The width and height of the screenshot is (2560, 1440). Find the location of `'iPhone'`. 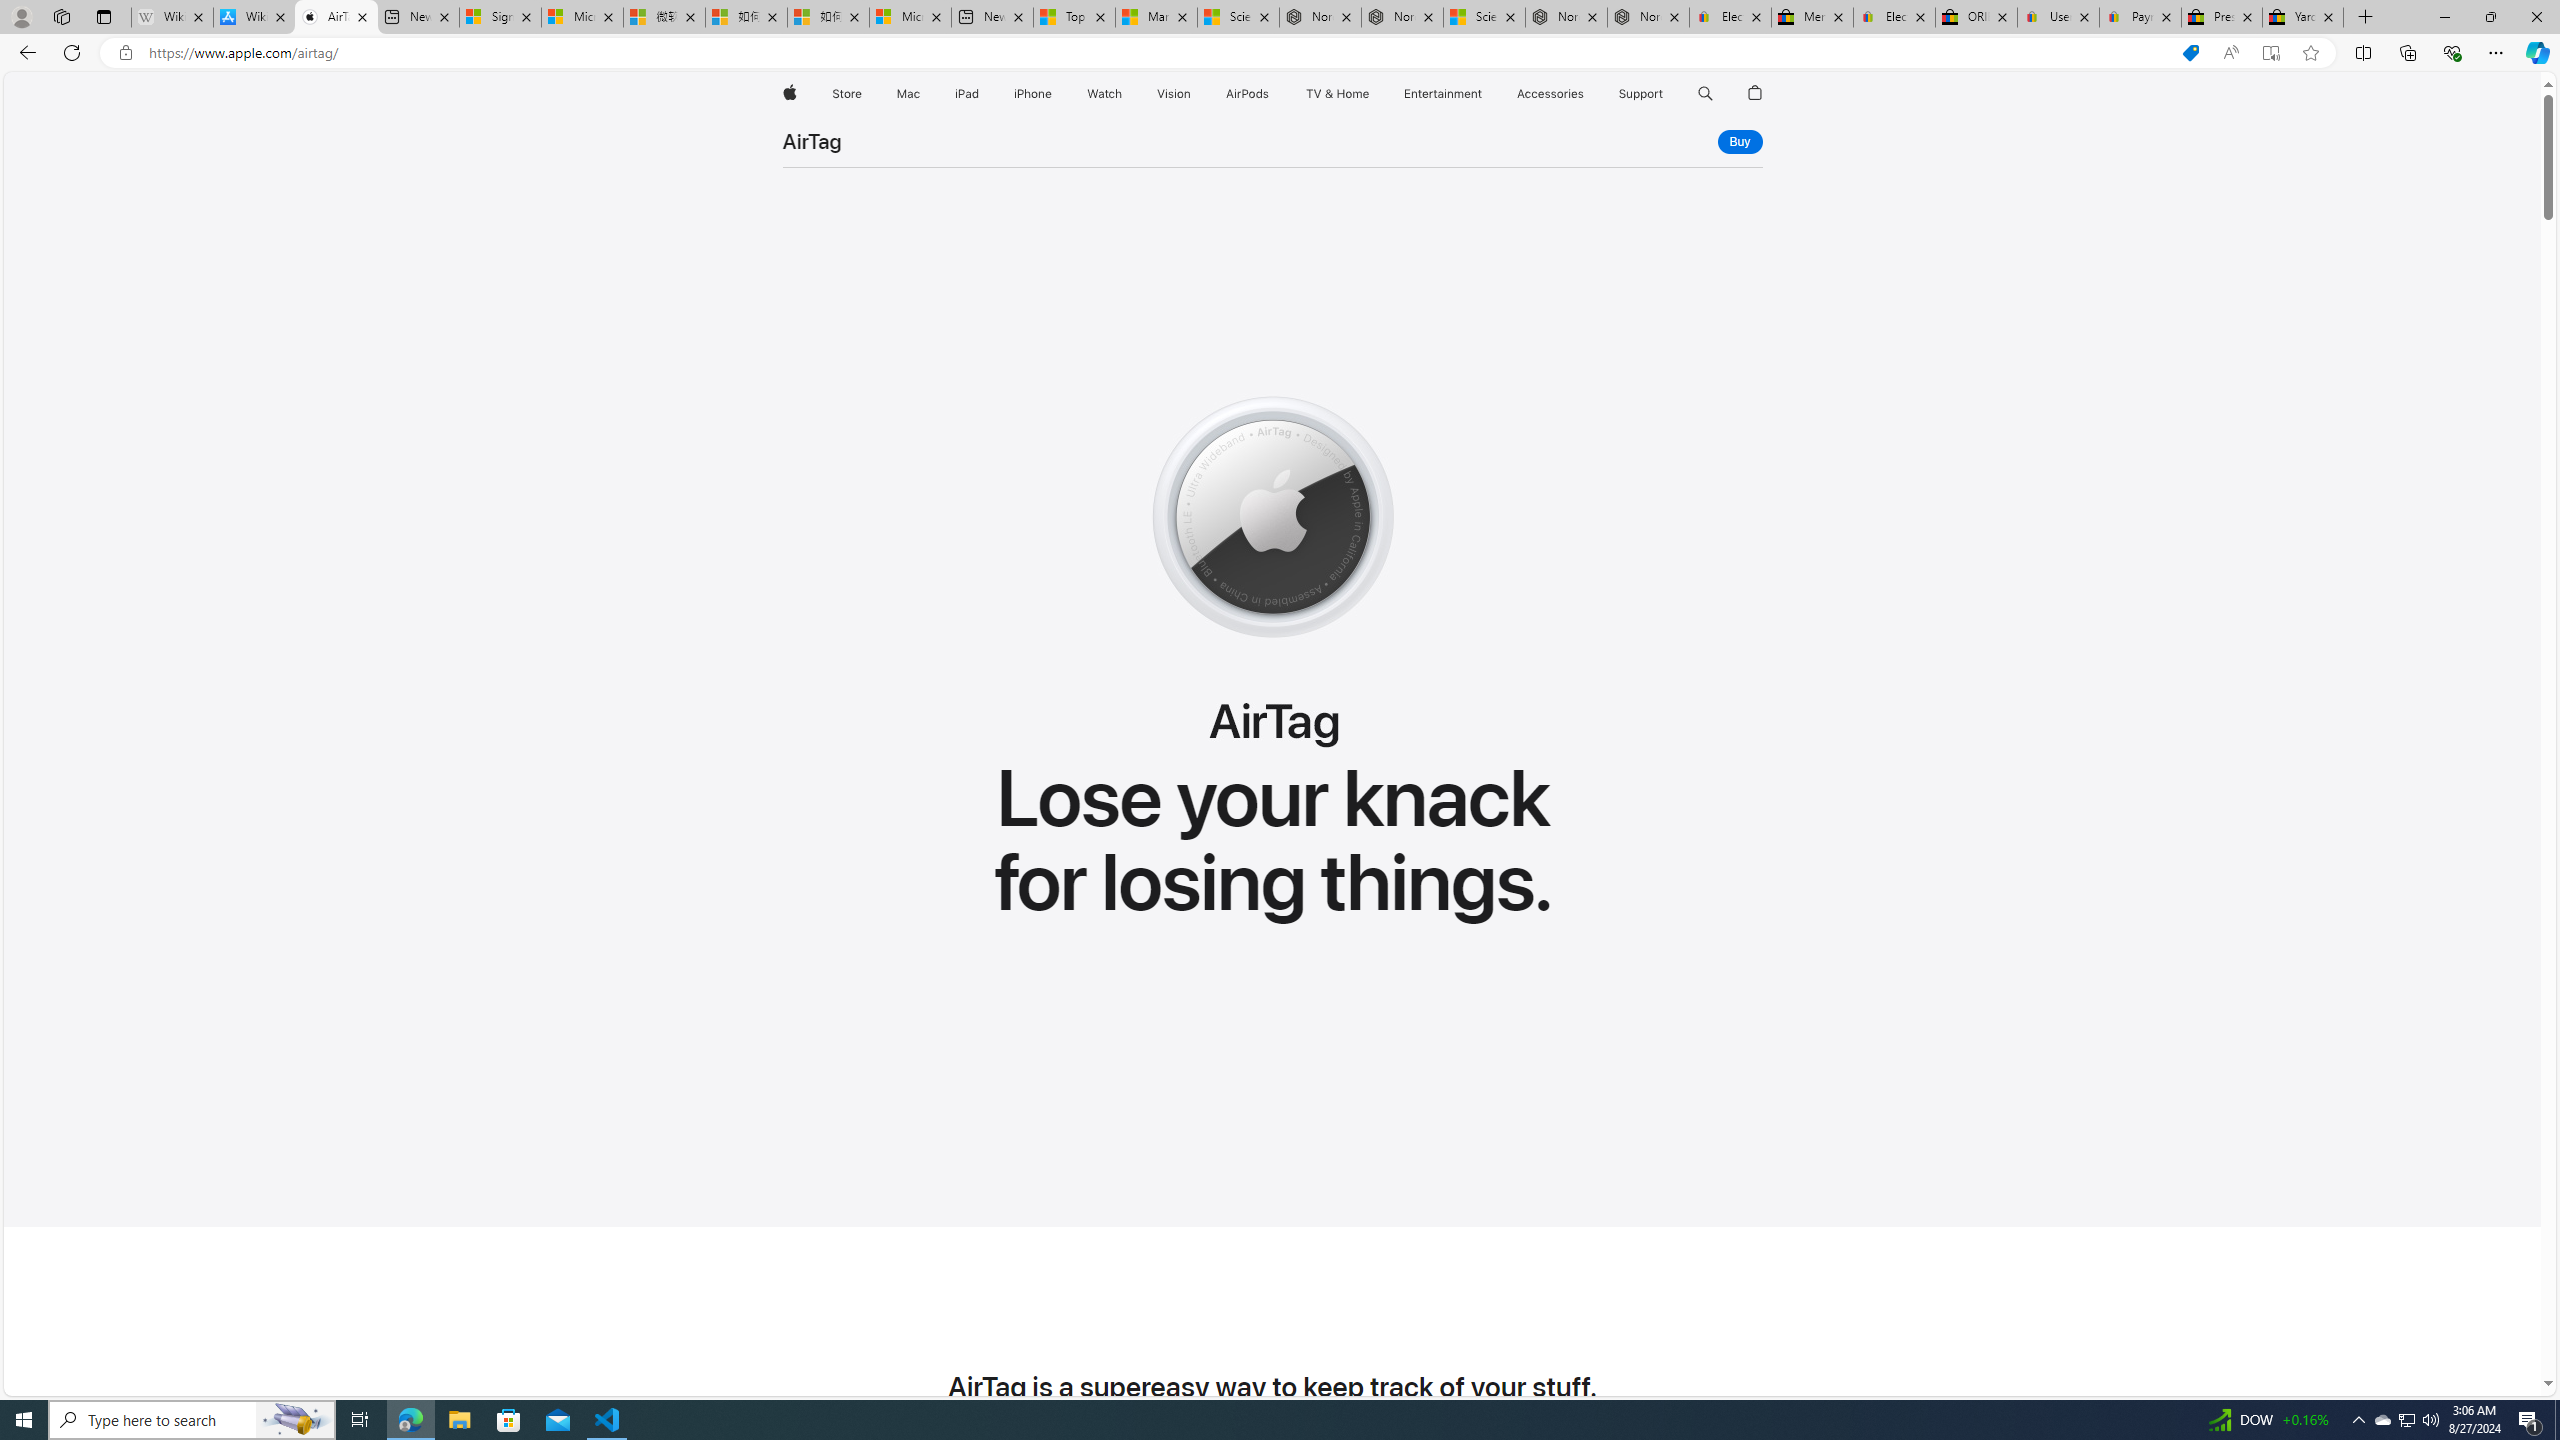

'iPhone' is located at coordinates (1031, 93).